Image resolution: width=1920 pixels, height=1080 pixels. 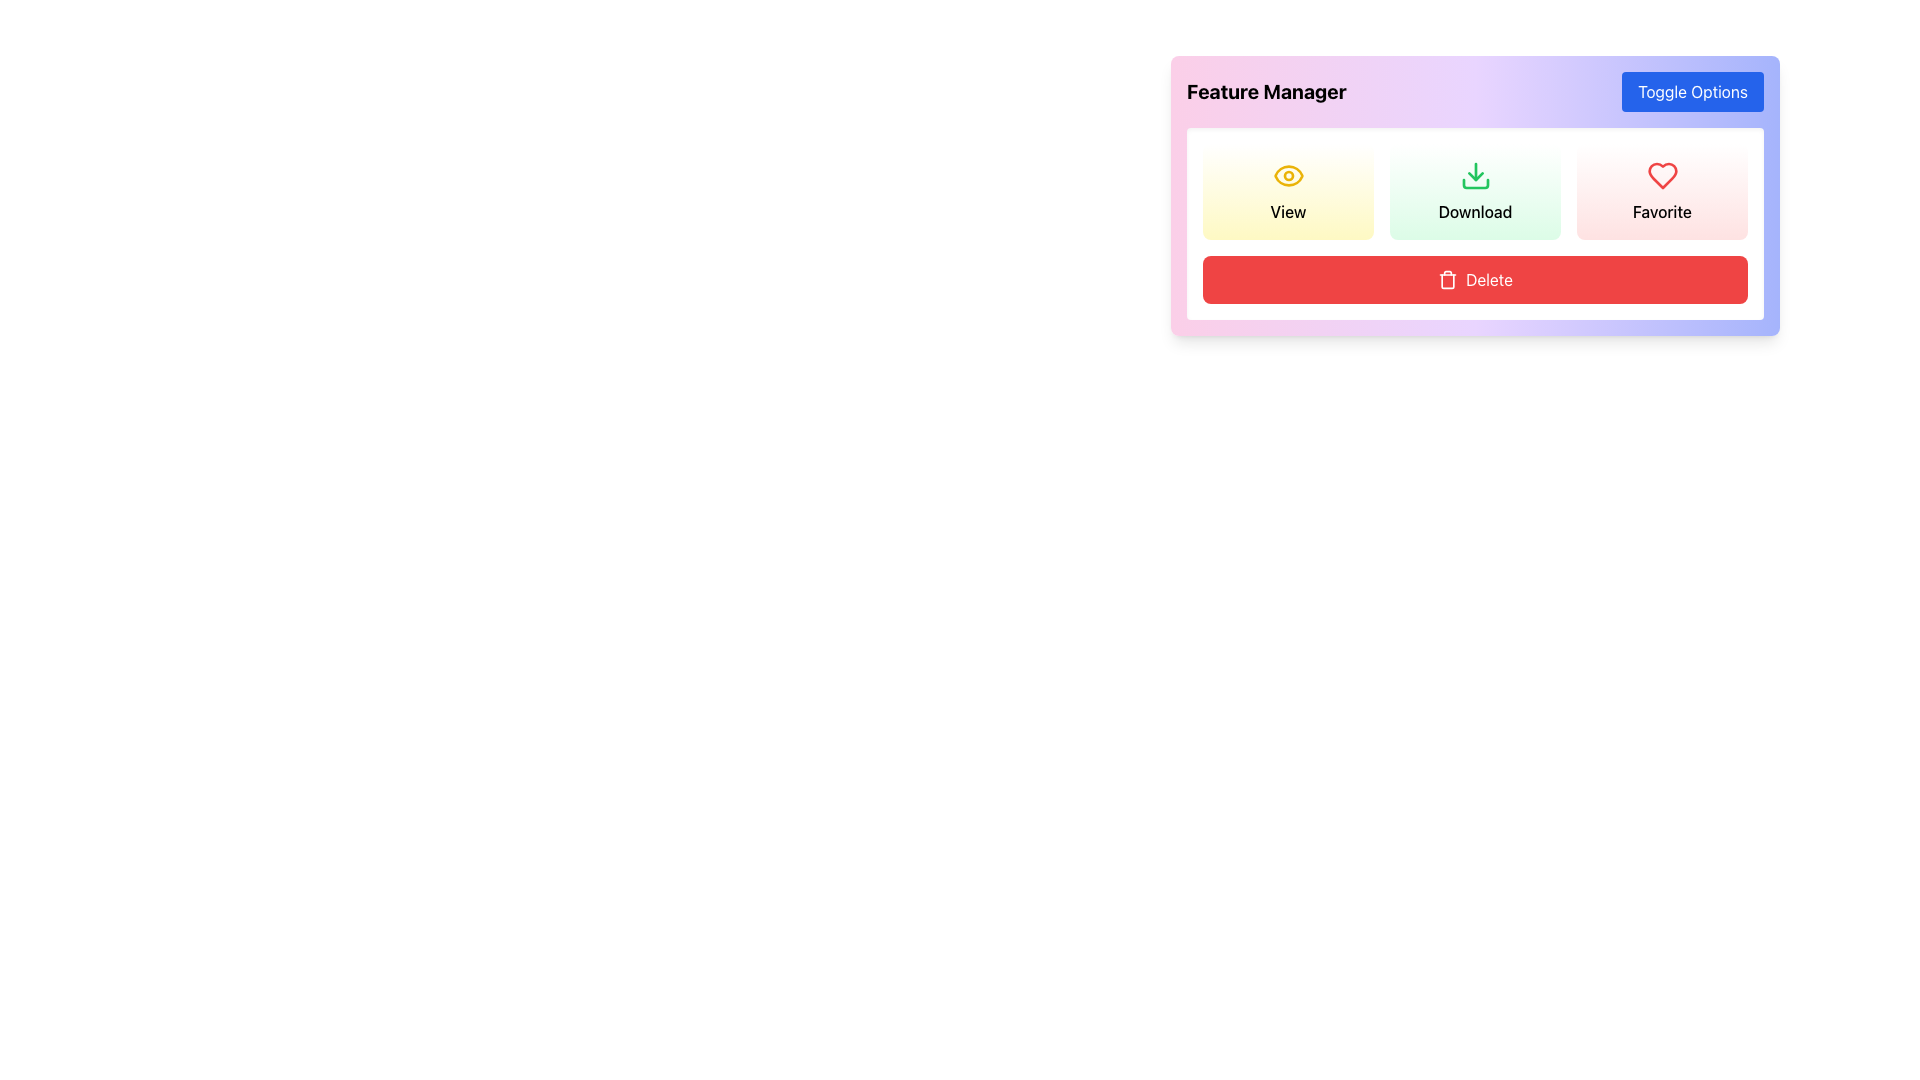 I want to click on the trash icon located within the 'Delete' button, which visually indicates its functionality to delete an item, so click(x=1448, y=280).